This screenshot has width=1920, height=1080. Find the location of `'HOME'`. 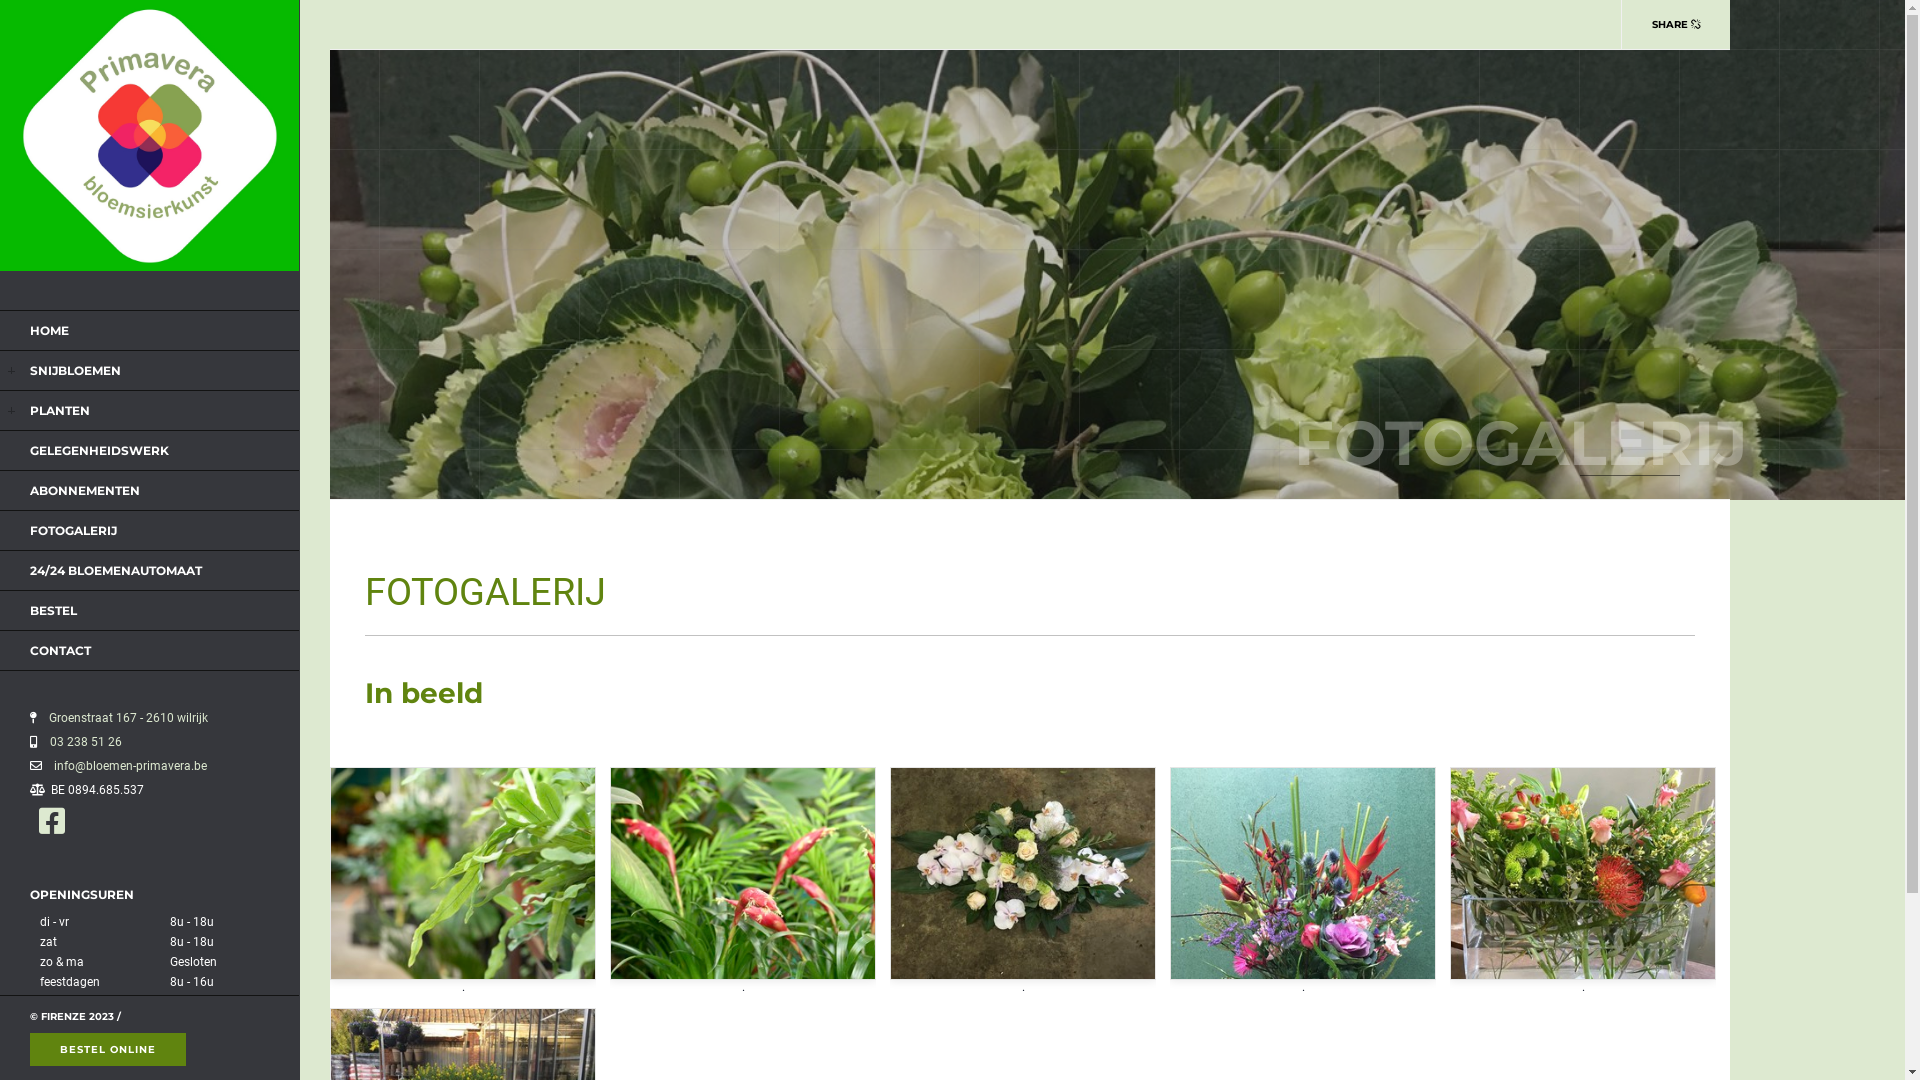

'HOME' is located at coordinates (29, 329).